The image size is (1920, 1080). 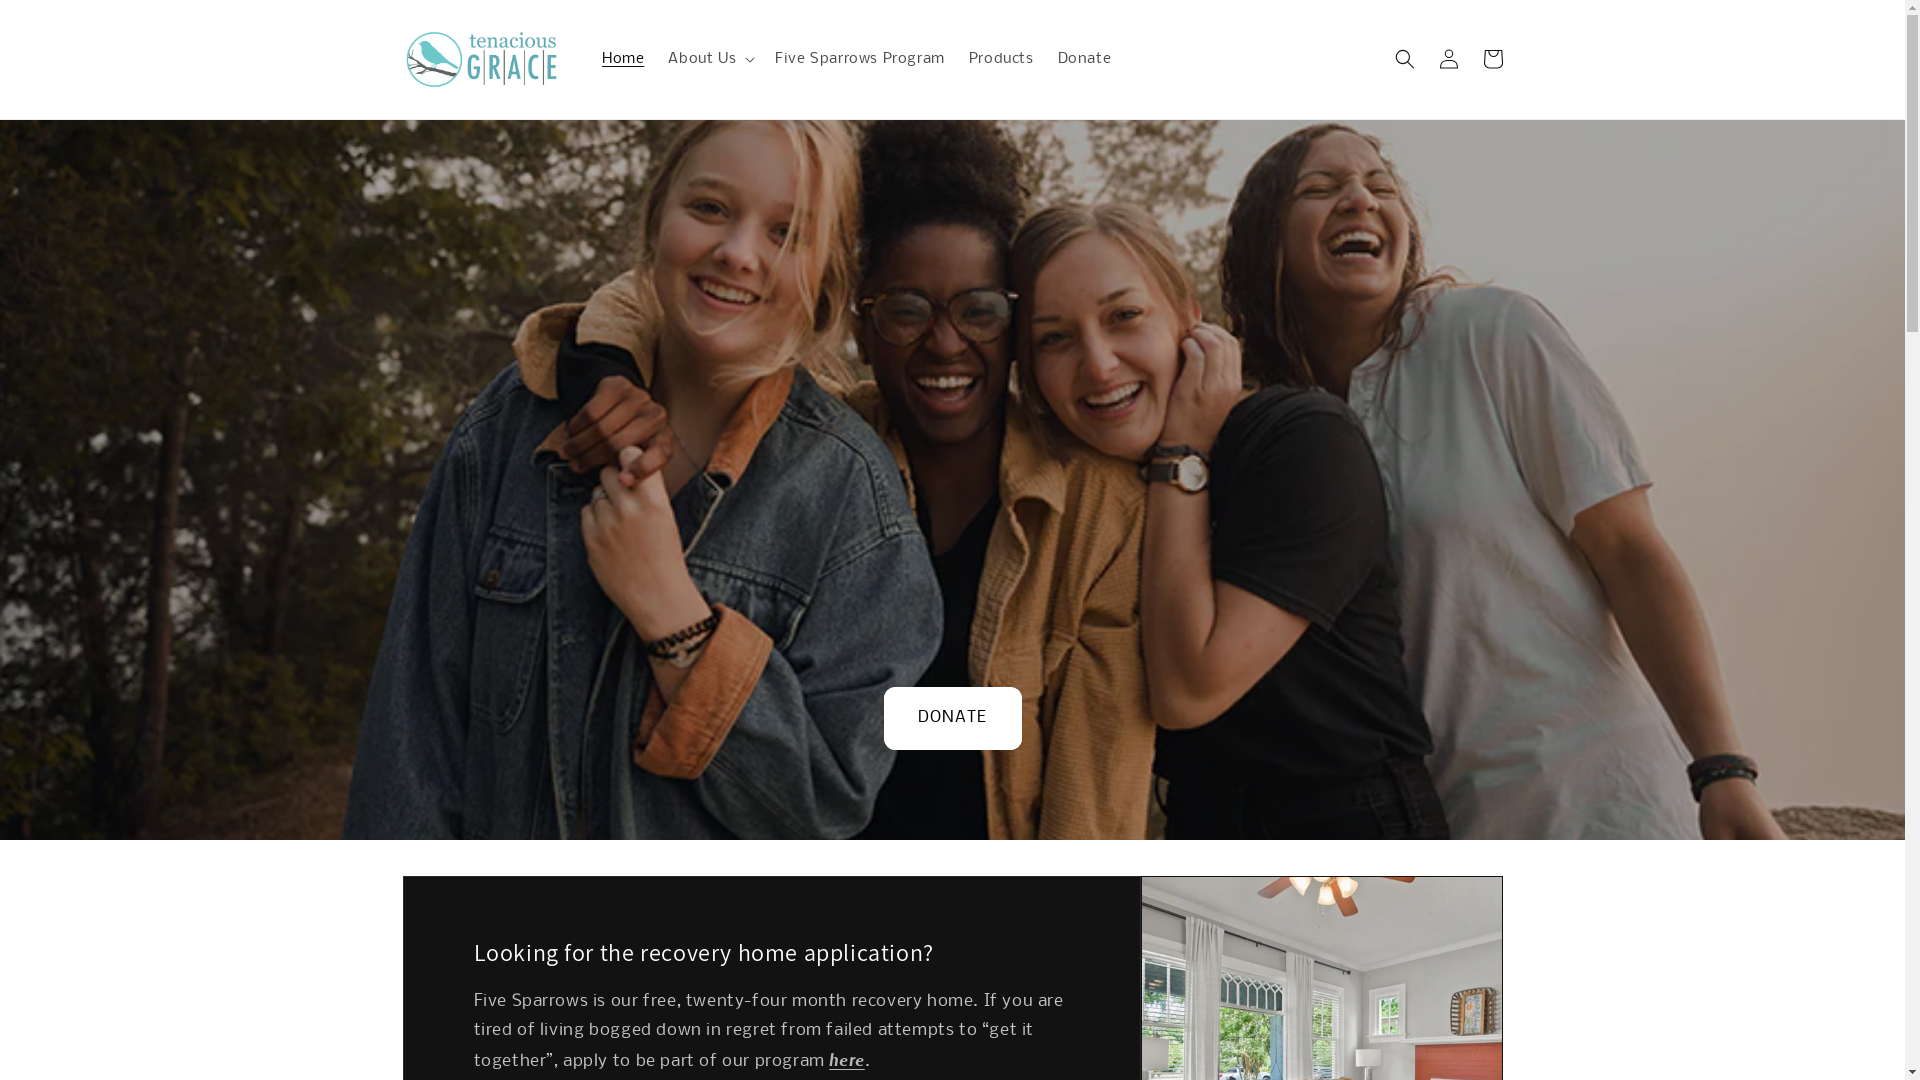 I want to click on 'Log in', so click(x=1448, y=57).